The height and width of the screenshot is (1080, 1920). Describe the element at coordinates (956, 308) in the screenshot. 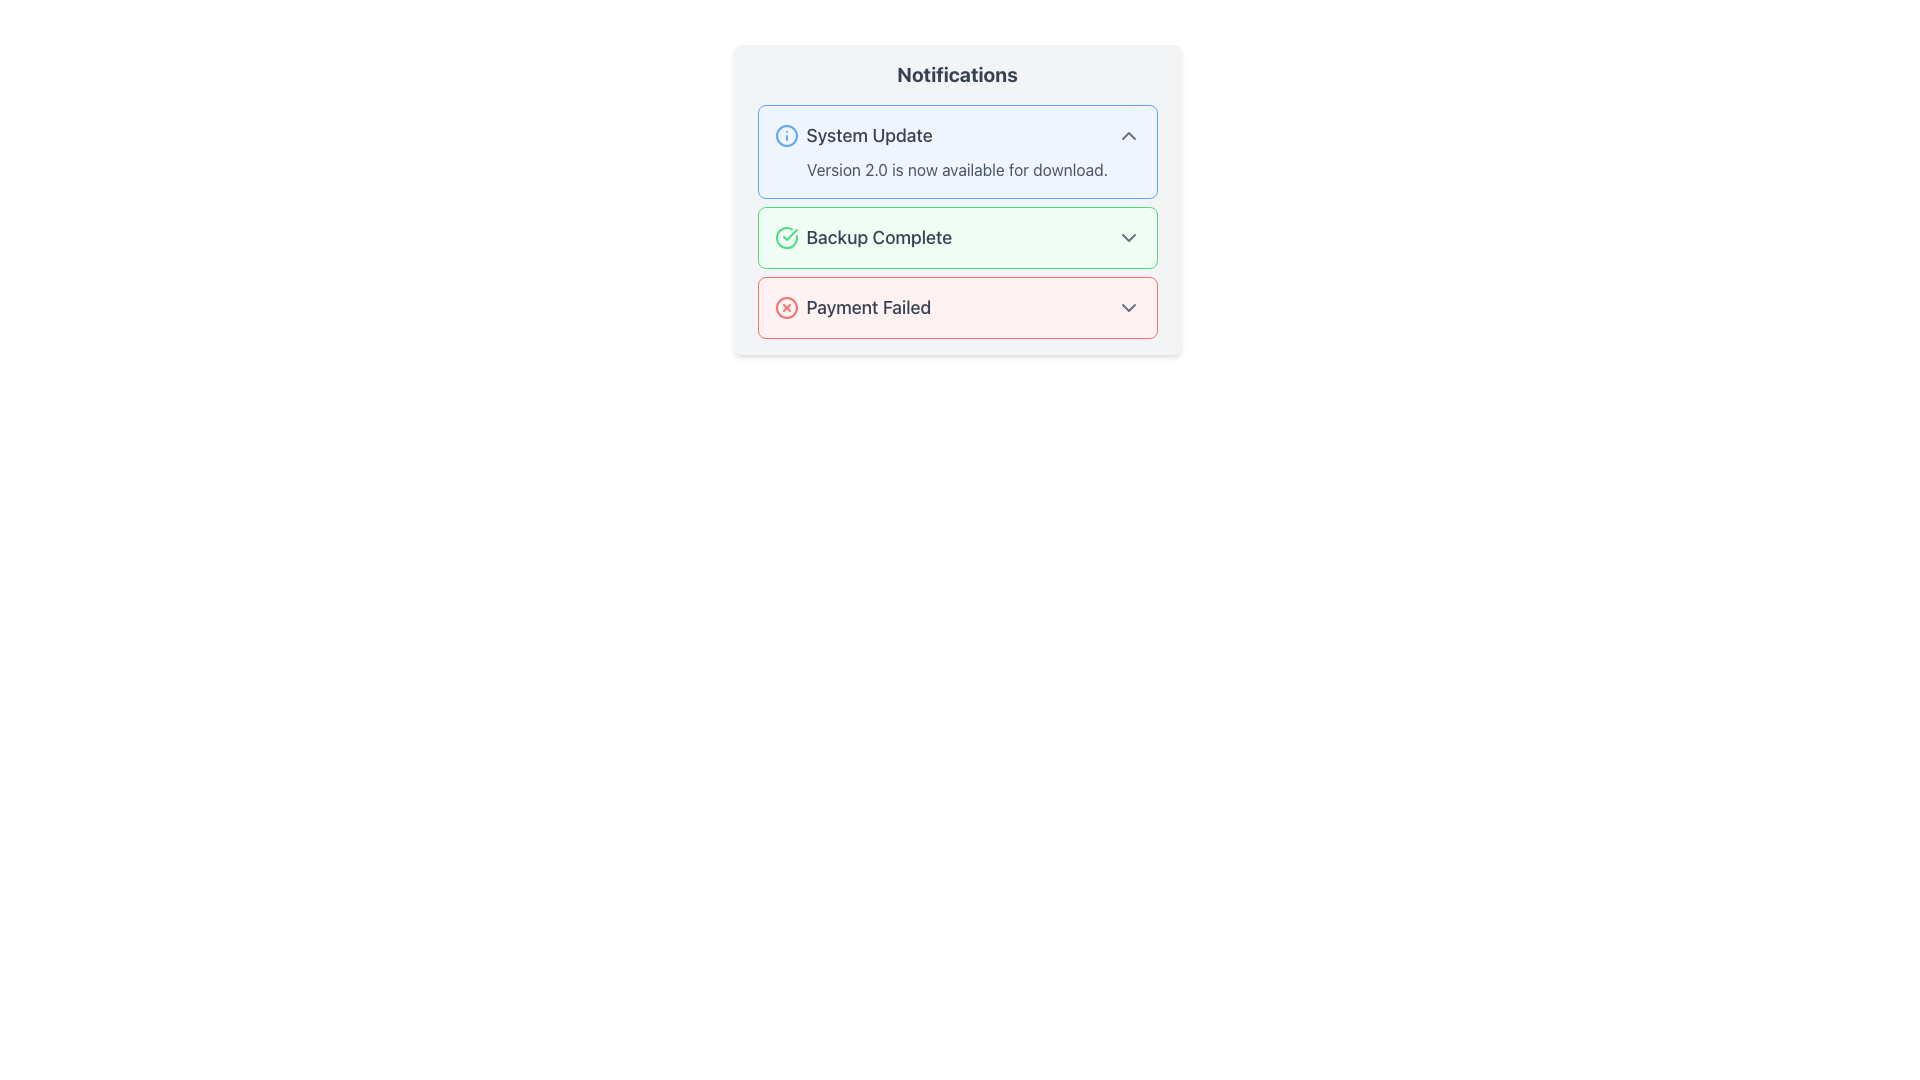

I see `the 'Payment Failed' notification message` at that location.